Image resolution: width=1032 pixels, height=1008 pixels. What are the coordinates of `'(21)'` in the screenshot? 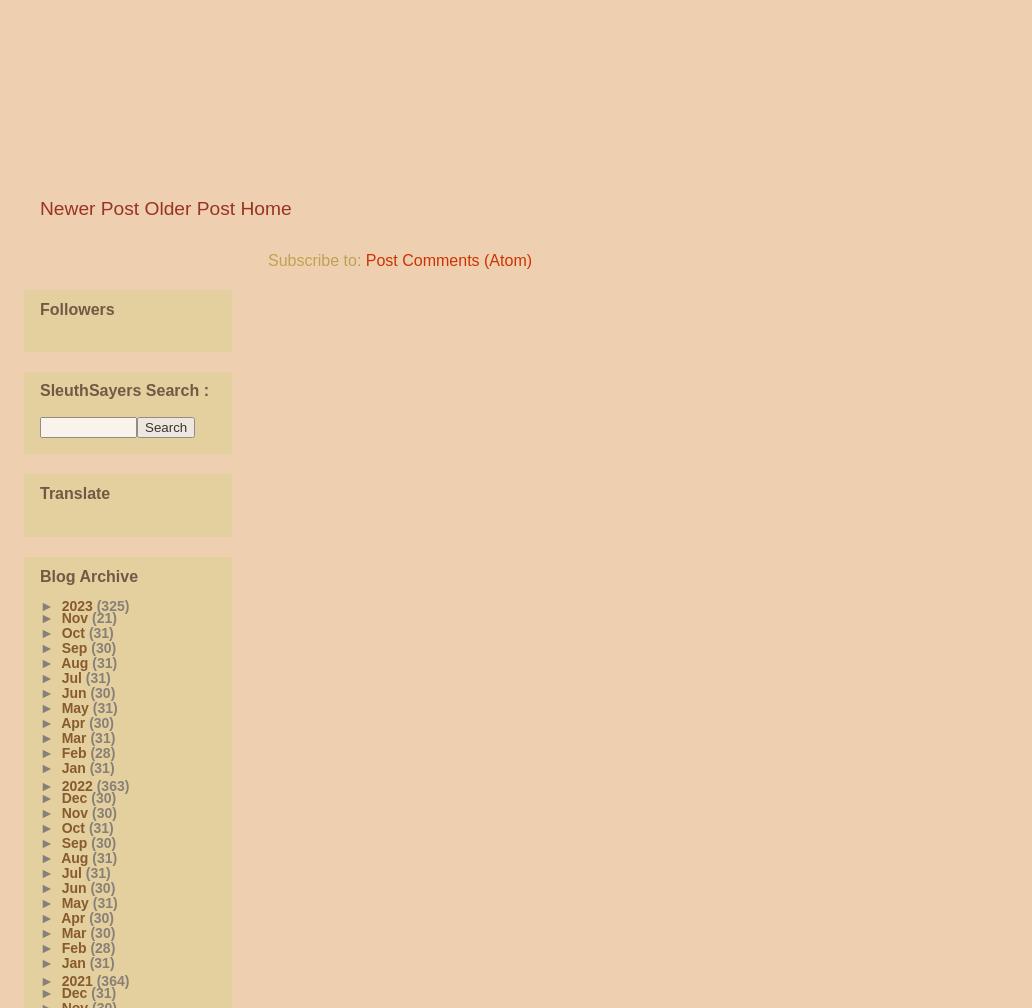 It's located at (103, 616).